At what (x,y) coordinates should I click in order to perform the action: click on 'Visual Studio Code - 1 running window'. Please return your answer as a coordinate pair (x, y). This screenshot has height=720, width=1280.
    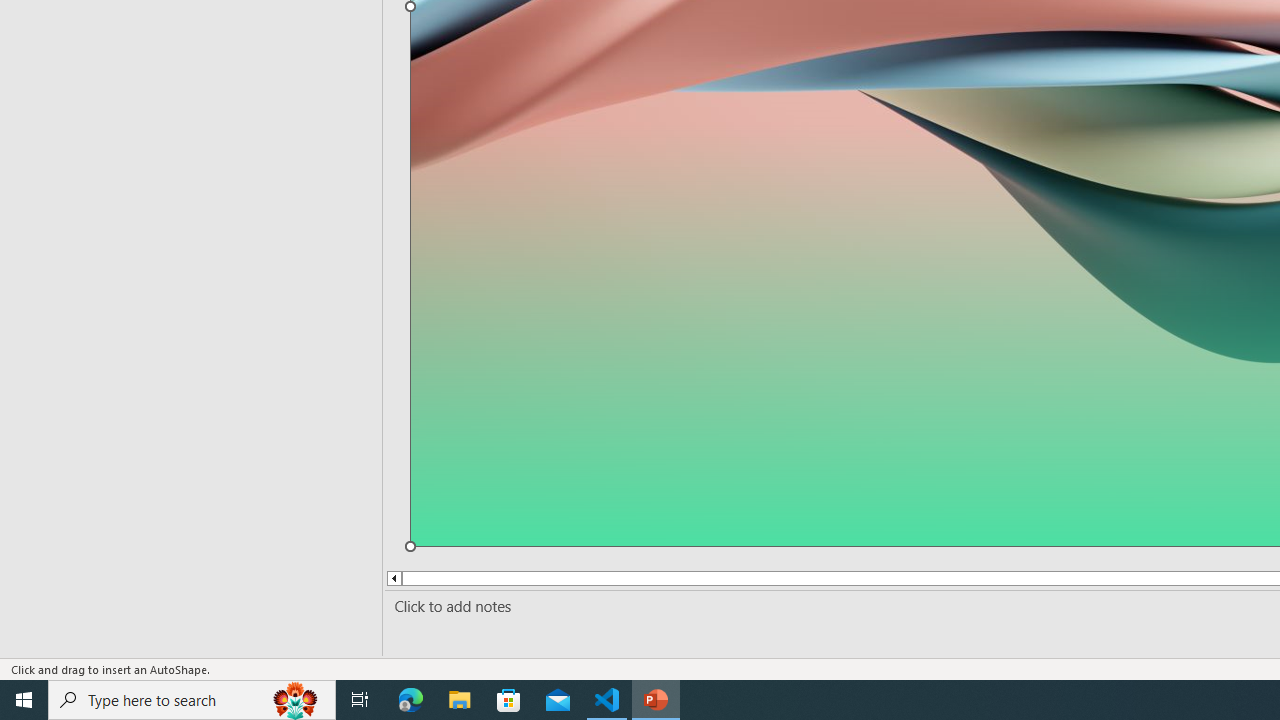
    Looking at the image, I should click on (606, 698).